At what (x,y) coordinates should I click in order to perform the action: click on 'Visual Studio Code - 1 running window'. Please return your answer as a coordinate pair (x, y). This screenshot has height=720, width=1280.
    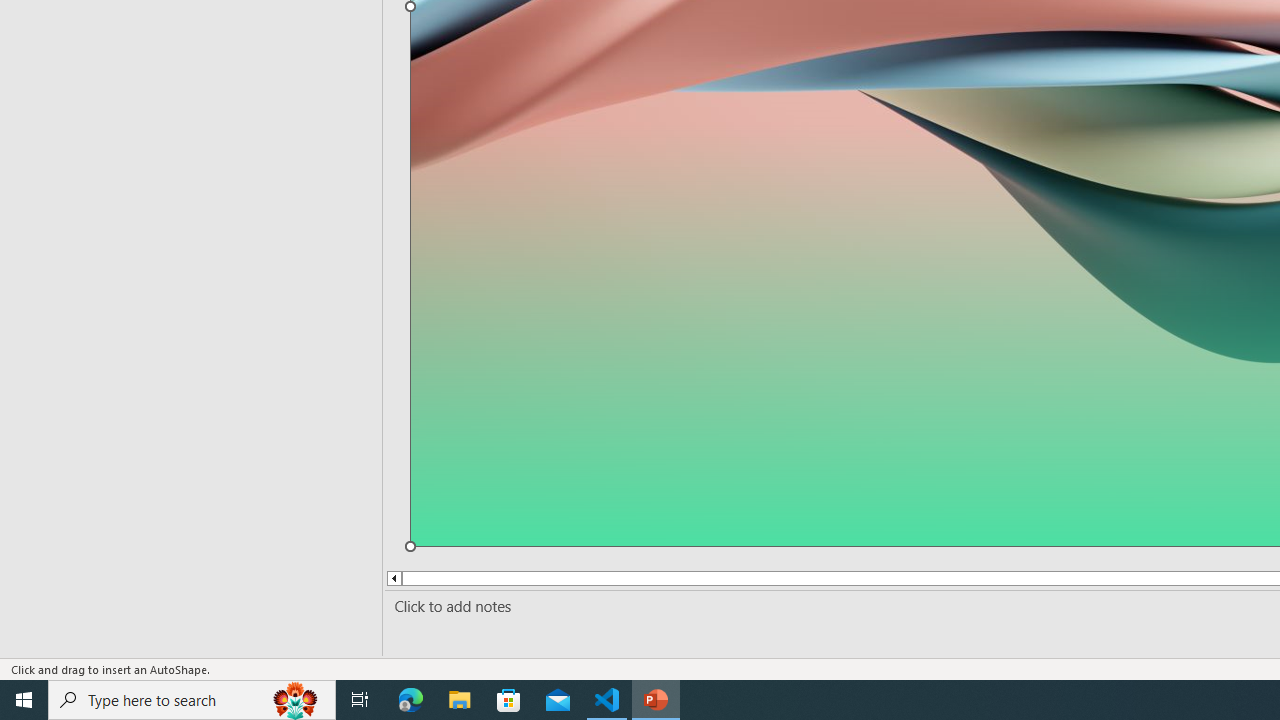
    Looking at the image, I should click on (606, 698).